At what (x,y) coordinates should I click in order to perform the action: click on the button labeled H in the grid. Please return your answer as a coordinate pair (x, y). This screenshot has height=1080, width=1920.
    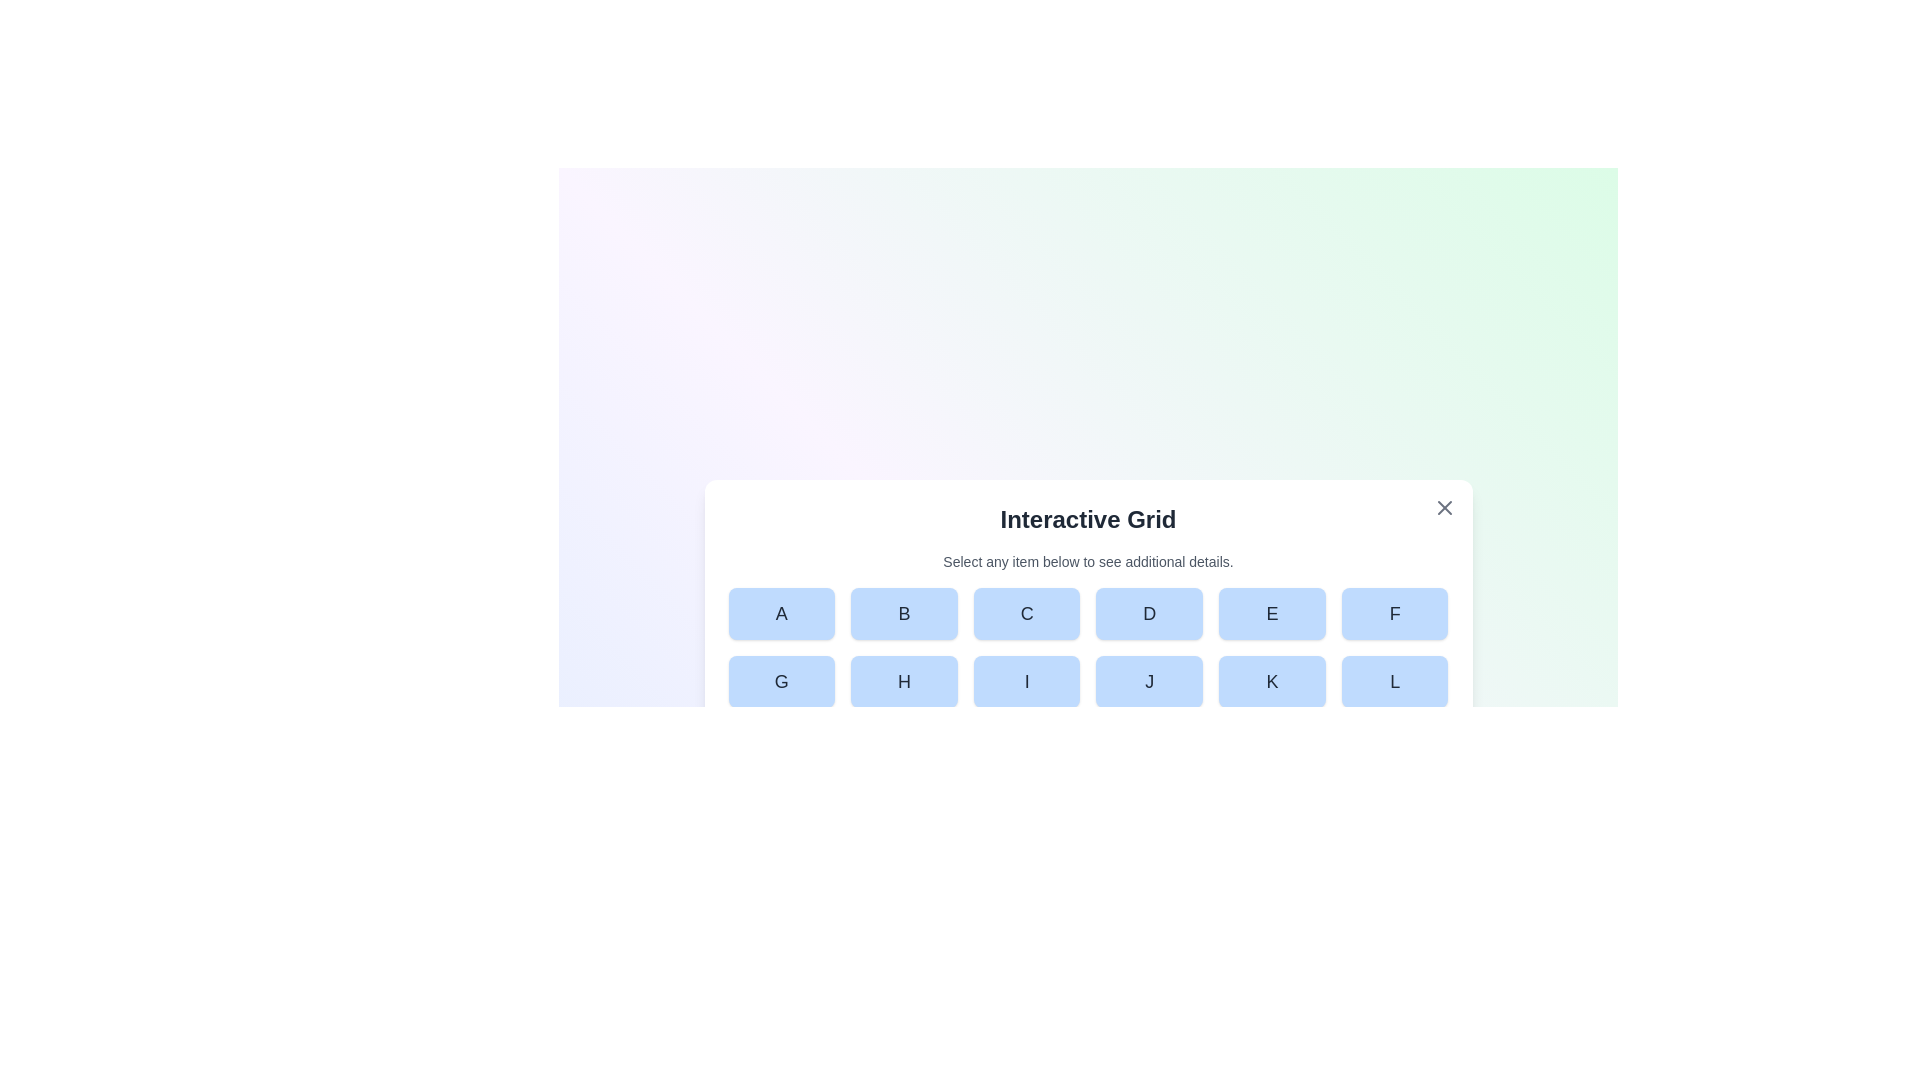
    Looking at the image, I should click on (903, 681).